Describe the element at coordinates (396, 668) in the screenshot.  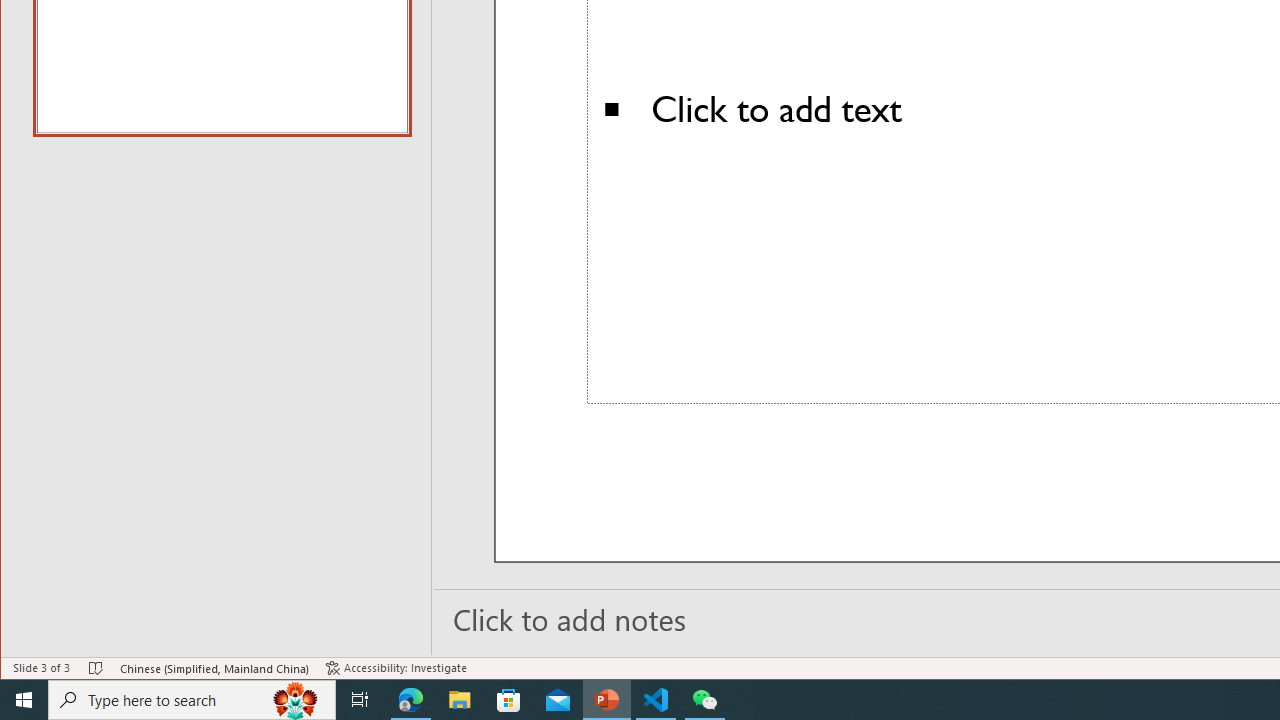
I see `'Accessibility Checker Accessibility: Investigate'` at that location.